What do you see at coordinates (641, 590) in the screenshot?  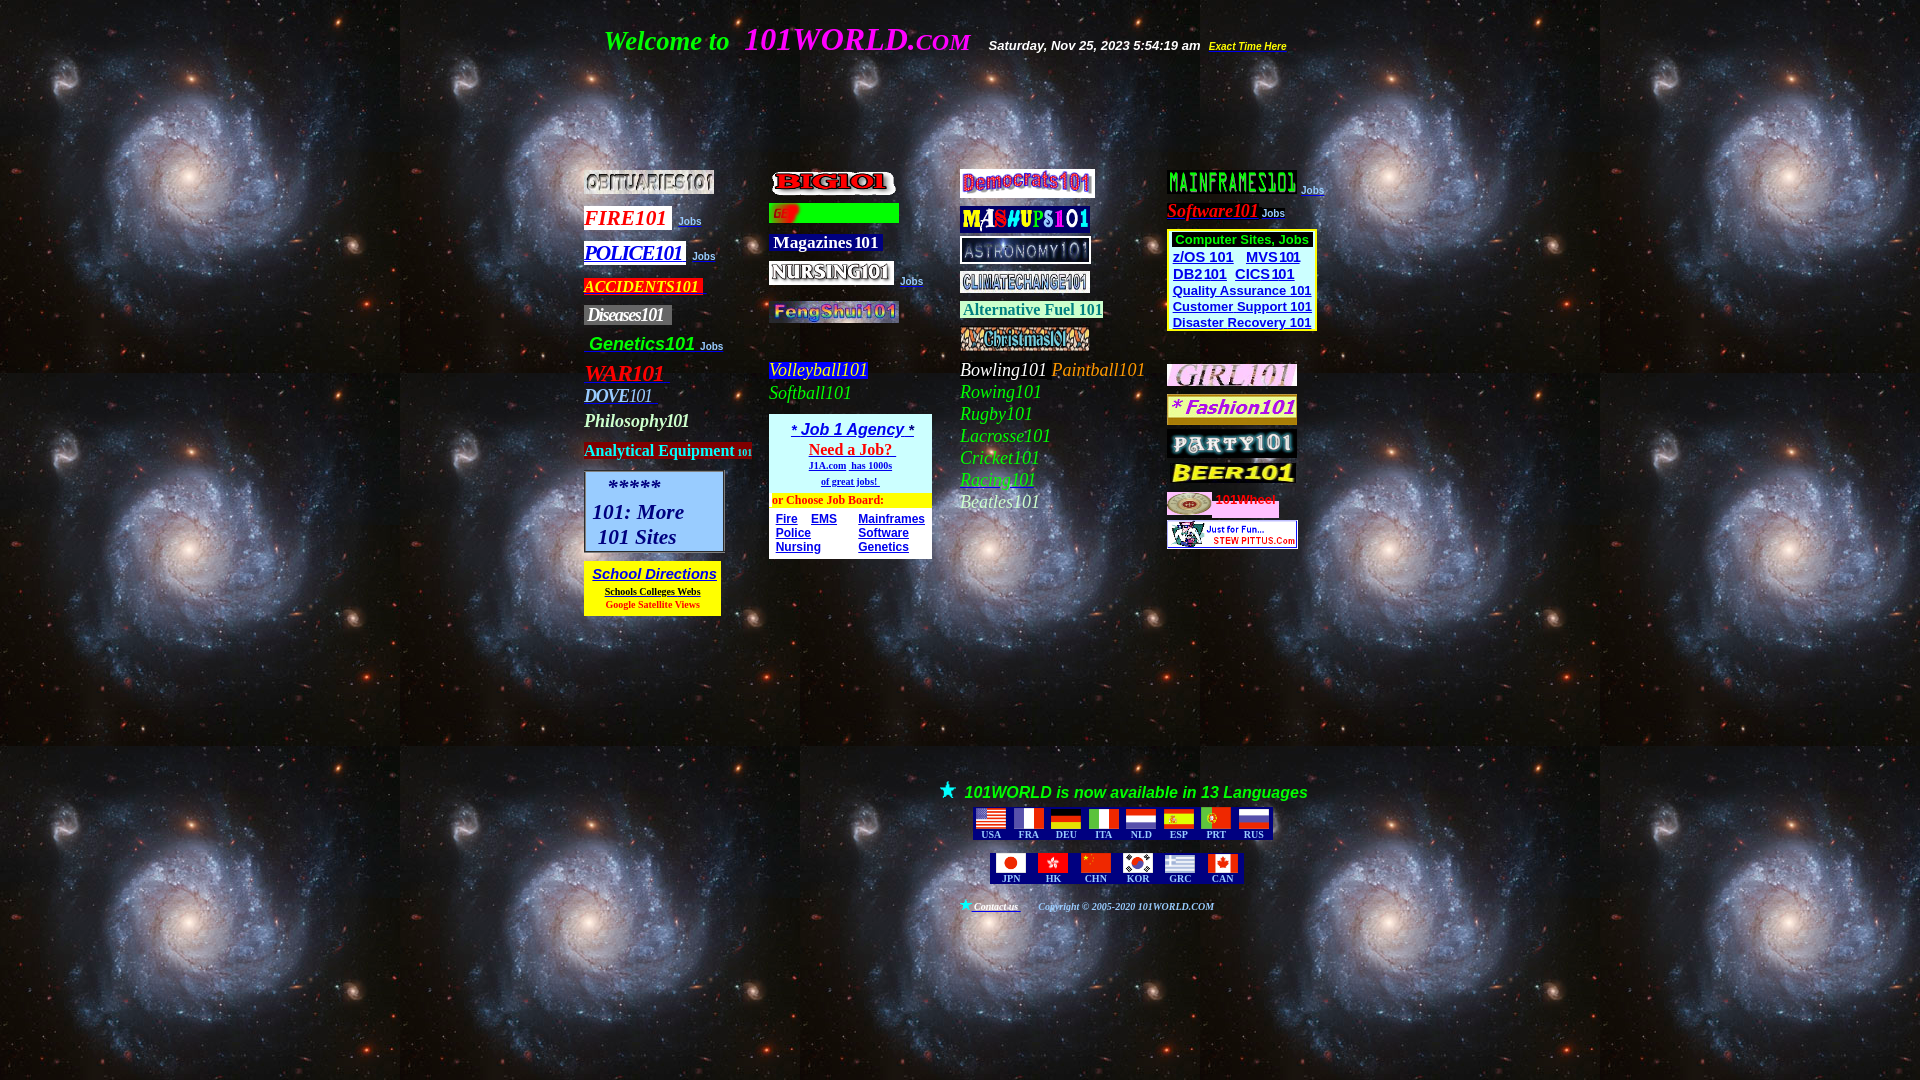 I see `'Schools Colleges'` at bounding box center [641, 590].